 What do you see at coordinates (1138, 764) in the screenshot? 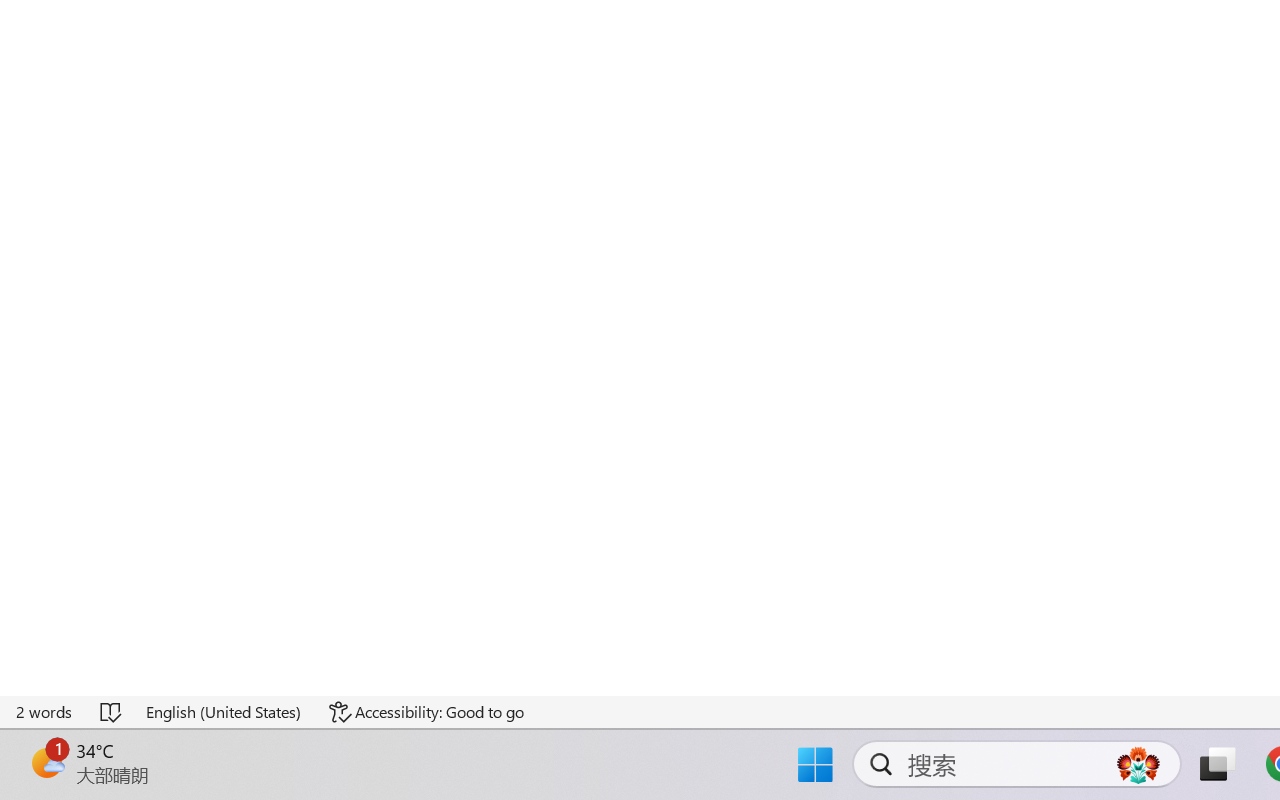
I see `'AutomationID: DynamicSearchBoxGleamImage'` at bounding box center [1138, 764].